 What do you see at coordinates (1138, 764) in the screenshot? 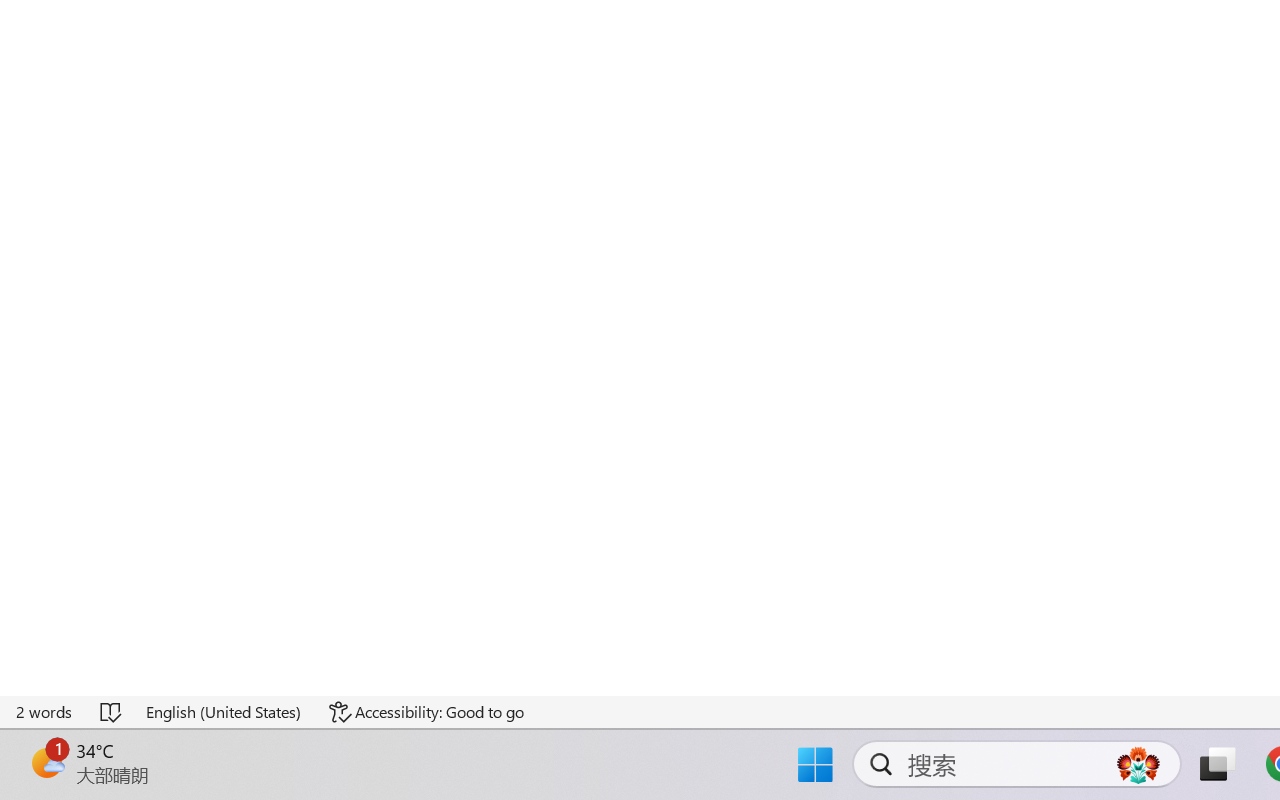
I see `'AutomationID: DynamicSearchBoxGleamImage'` at bounding box center [1138, 764].